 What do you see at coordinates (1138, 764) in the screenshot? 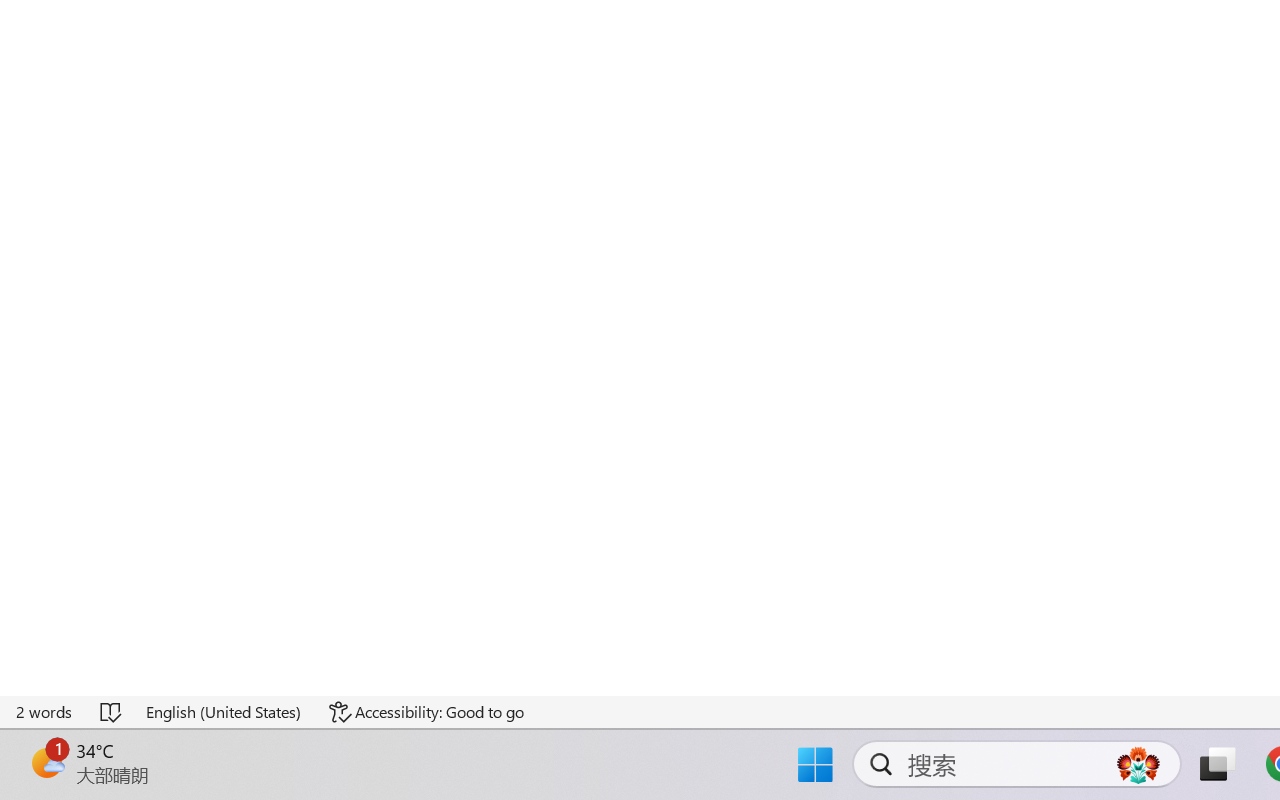
I see `'AutomationID: DynamicSearchBoxGleamImage'` at bounding box center [1138, 764].